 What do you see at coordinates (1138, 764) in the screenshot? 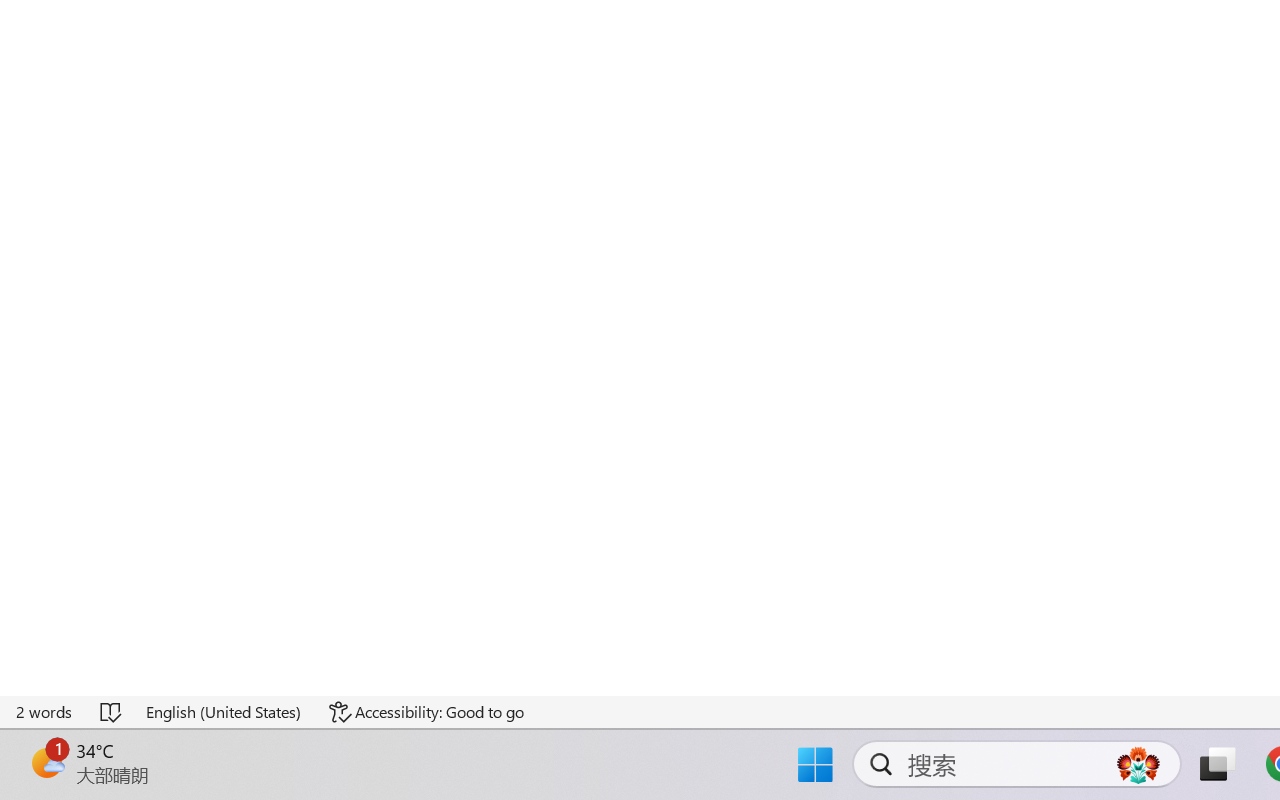
I see `'AutomationID: DynamicSearchBoxGleamImage'` at bounding box center [1138, 764].